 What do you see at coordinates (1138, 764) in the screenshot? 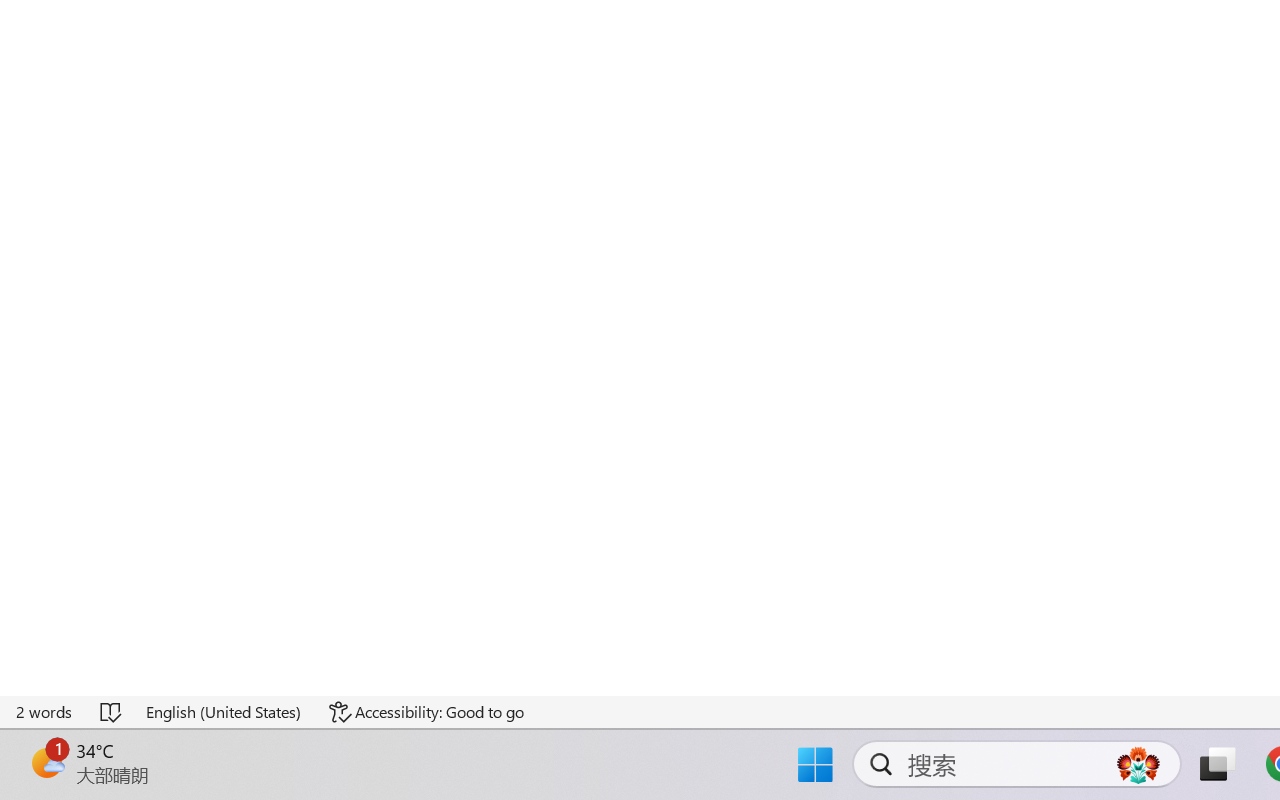
I see `'AutomationID: DynamicSearchBoxGleamImage'` at bounding box center [1138, 764].